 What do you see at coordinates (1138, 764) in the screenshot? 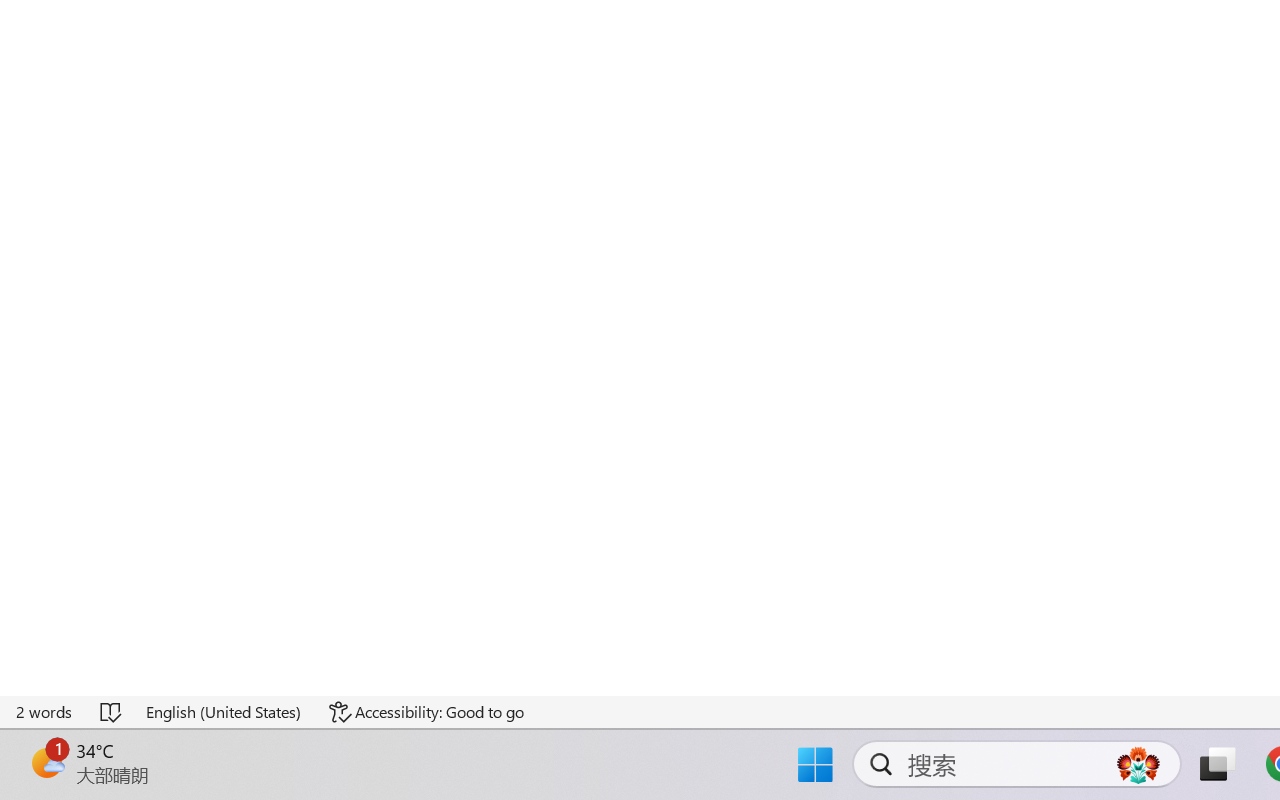
I see `'AutomationID: DynamicSearchBoxGleamImage'` at bounding box center [1138, 764].